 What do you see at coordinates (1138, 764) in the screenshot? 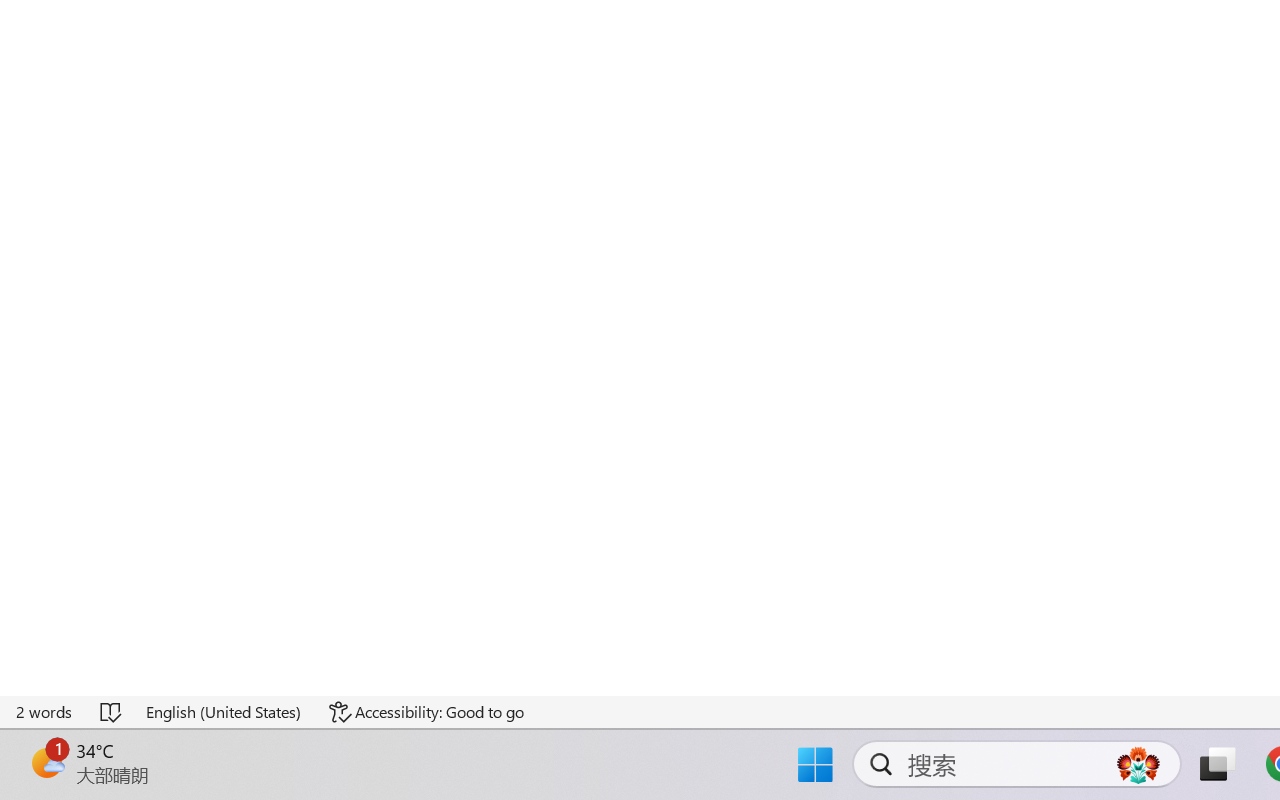
I see `'AutomationID: DynamicSearchBoxGleamImage'` at bounding box center [1138, 764].